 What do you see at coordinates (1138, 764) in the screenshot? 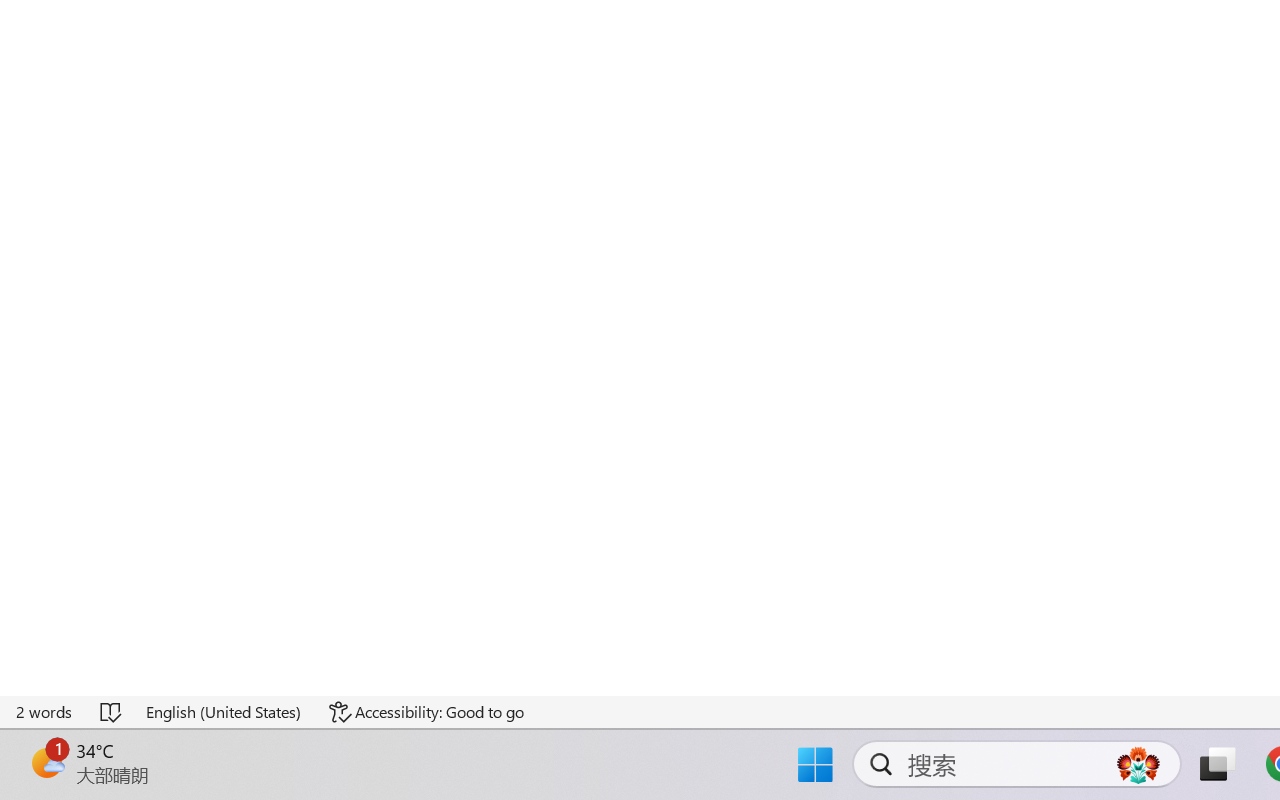
I see `'AutomationID: DynamicSearchBoxGleamImage'` at bounding box center [1138, 764].